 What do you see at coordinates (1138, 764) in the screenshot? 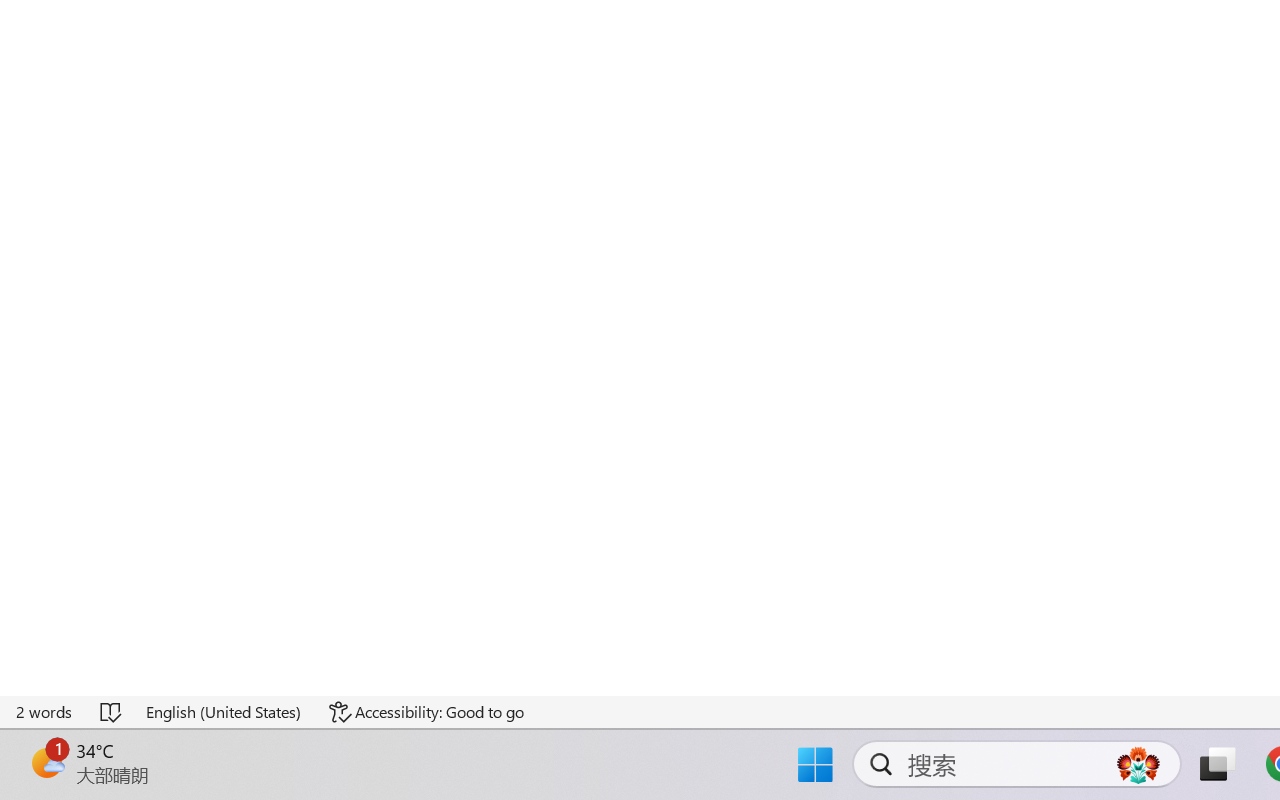
I see `'AutomationID: DynamicSearchBoxGleamImage'` at bounding box center [1138, 764].